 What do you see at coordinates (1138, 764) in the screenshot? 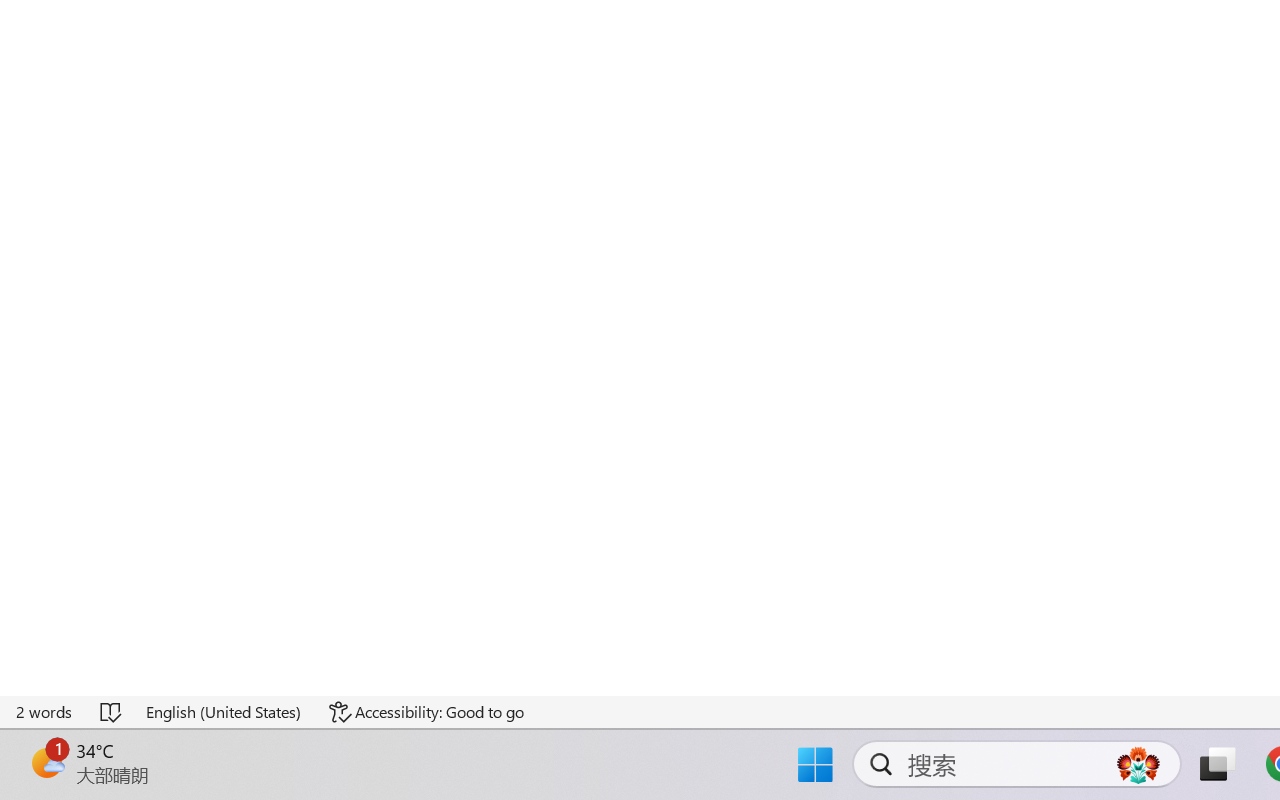
I see `'AutomationID: DynamicSearchBoxGleamImage'` at bounding box center [1138, 764].